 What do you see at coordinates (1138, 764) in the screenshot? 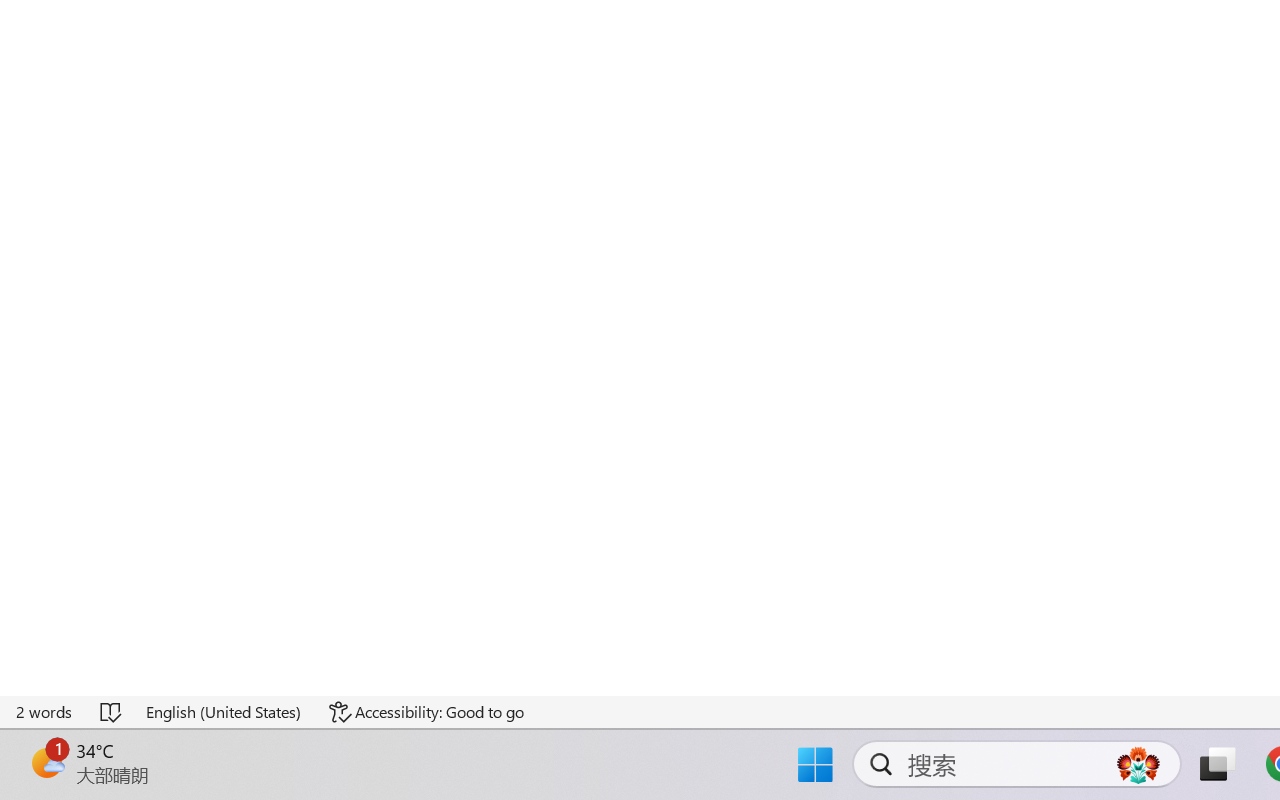
I see `'AutomationID: DynamicSearchBoxGleamImage'` at bounding box center [1138, 764].